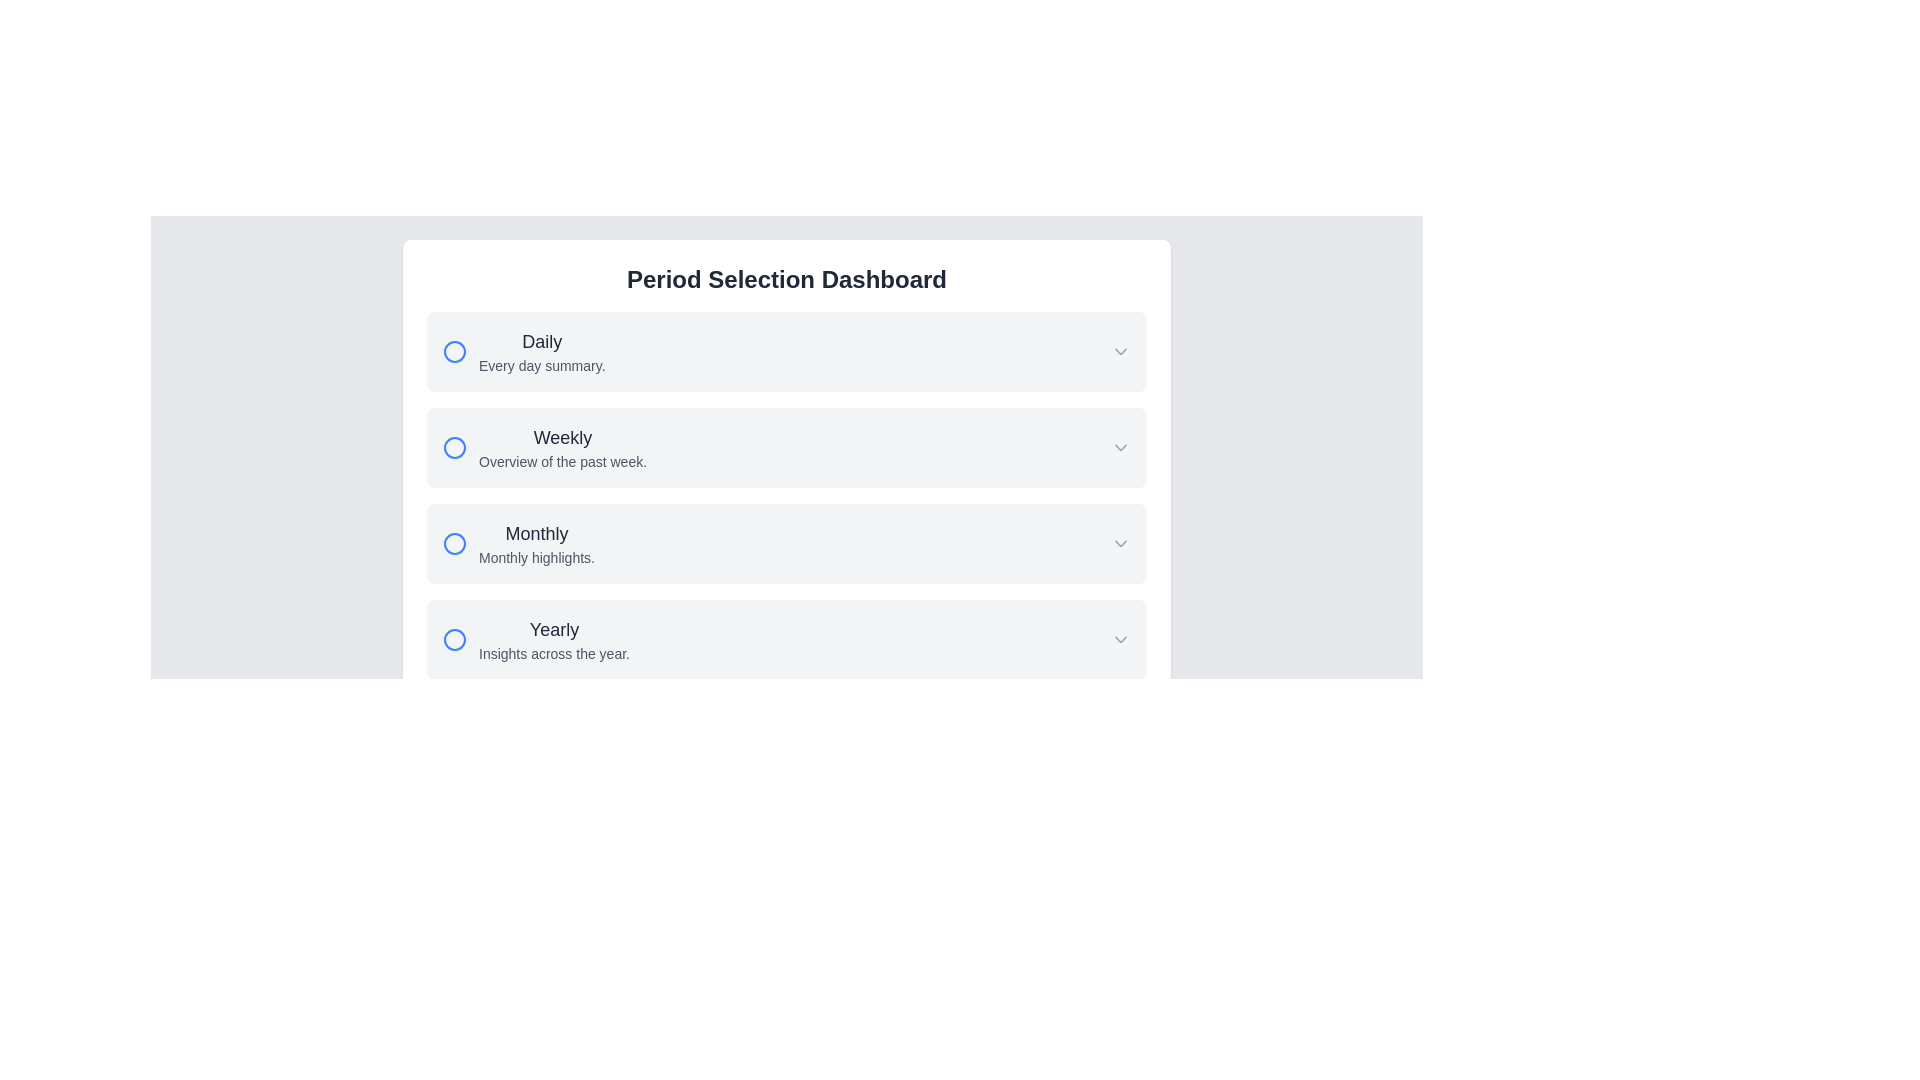 This screenshot has height=1080, width=1920. I want to click on the text label located in the second row of options under 'Period Selection Dashboard', so click(561, 446).